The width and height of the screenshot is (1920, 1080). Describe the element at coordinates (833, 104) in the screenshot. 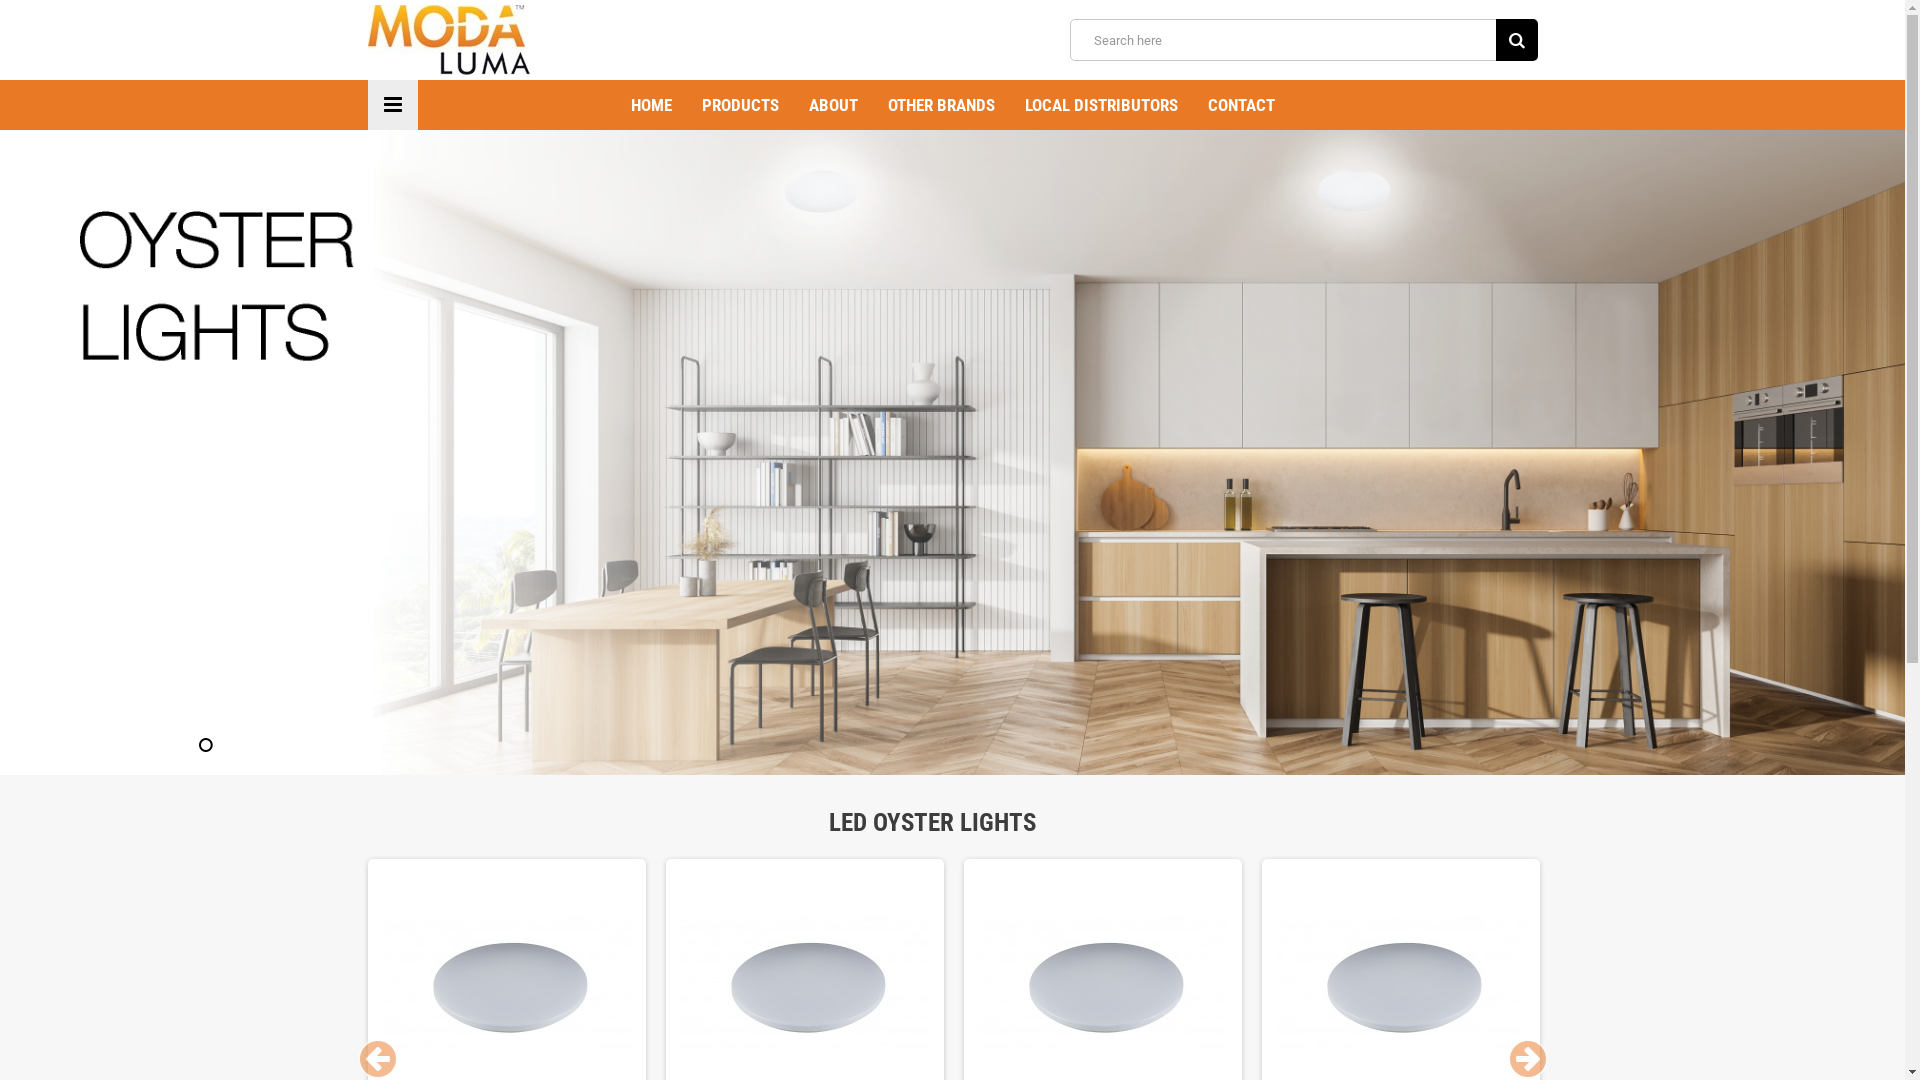

I see `'ABOUT'` at that location.